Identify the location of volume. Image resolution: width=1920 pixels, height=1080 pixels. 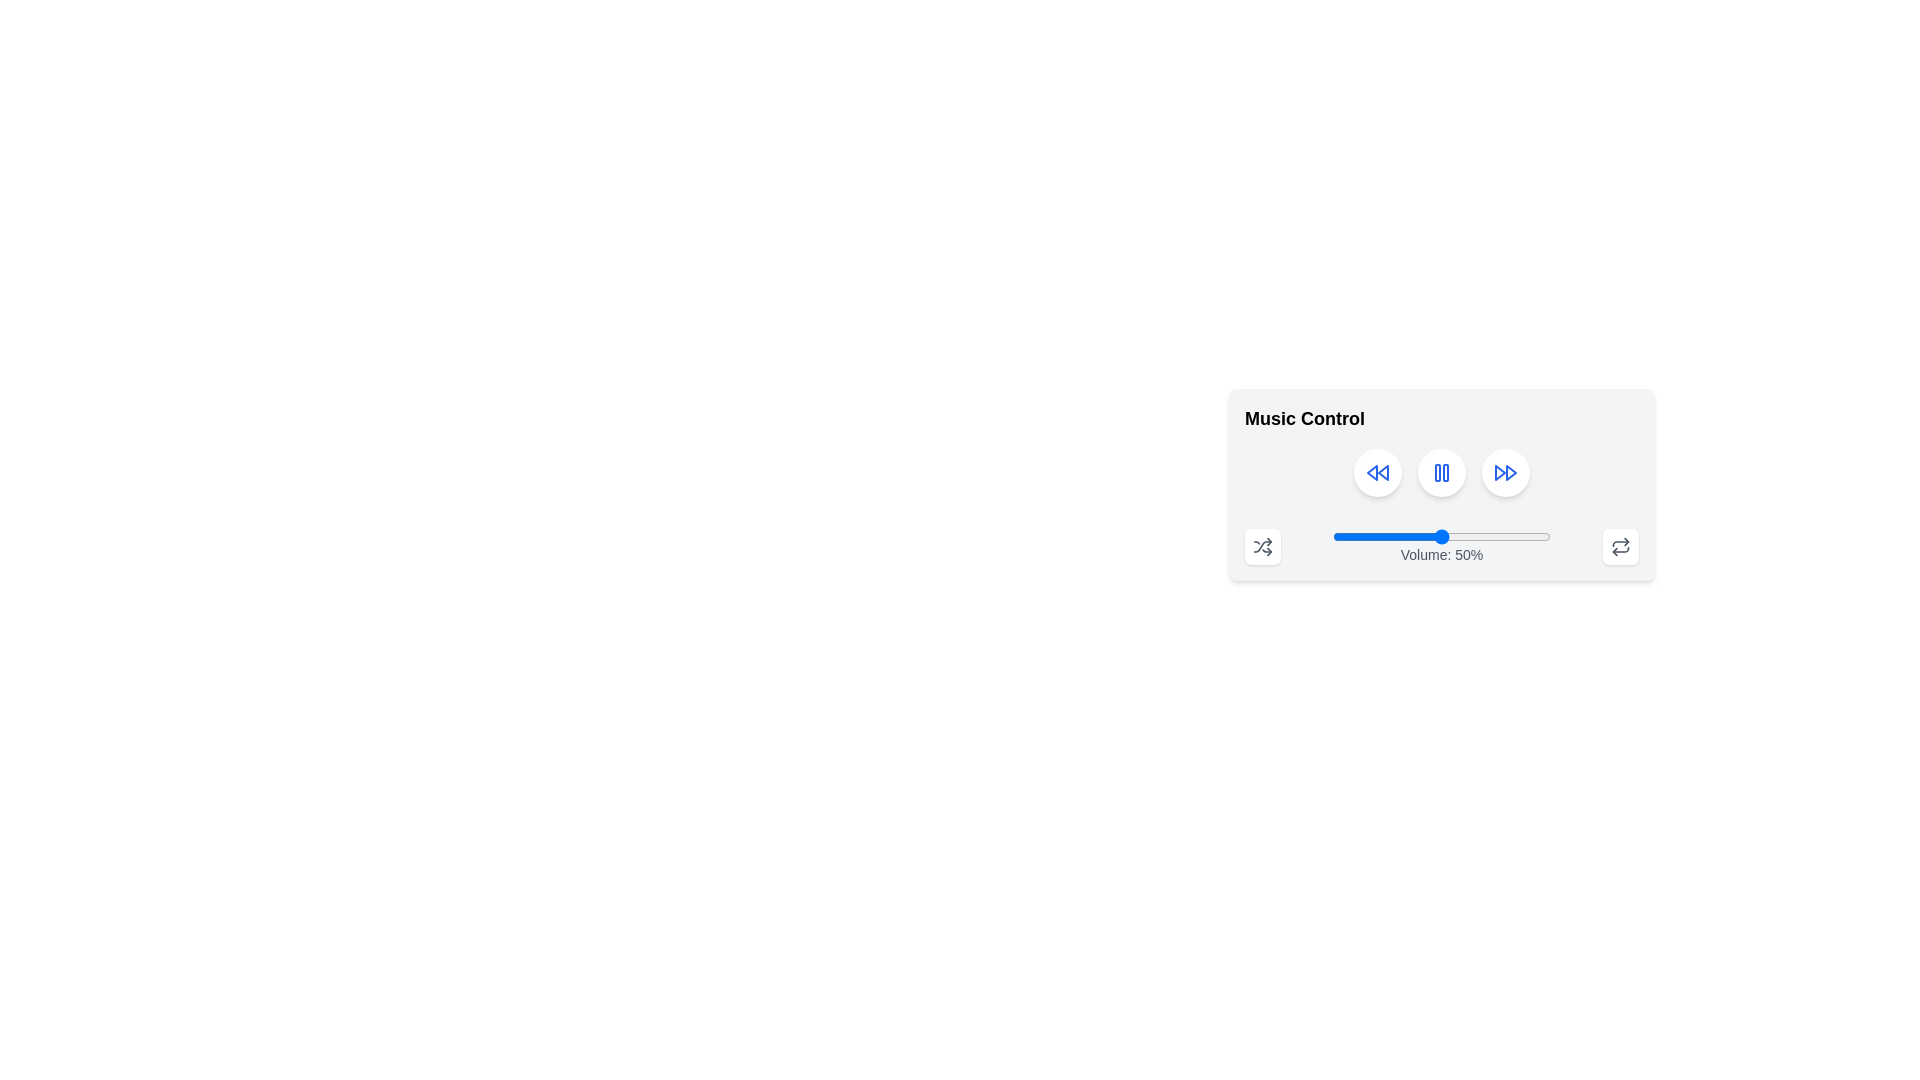
(1367, 535).